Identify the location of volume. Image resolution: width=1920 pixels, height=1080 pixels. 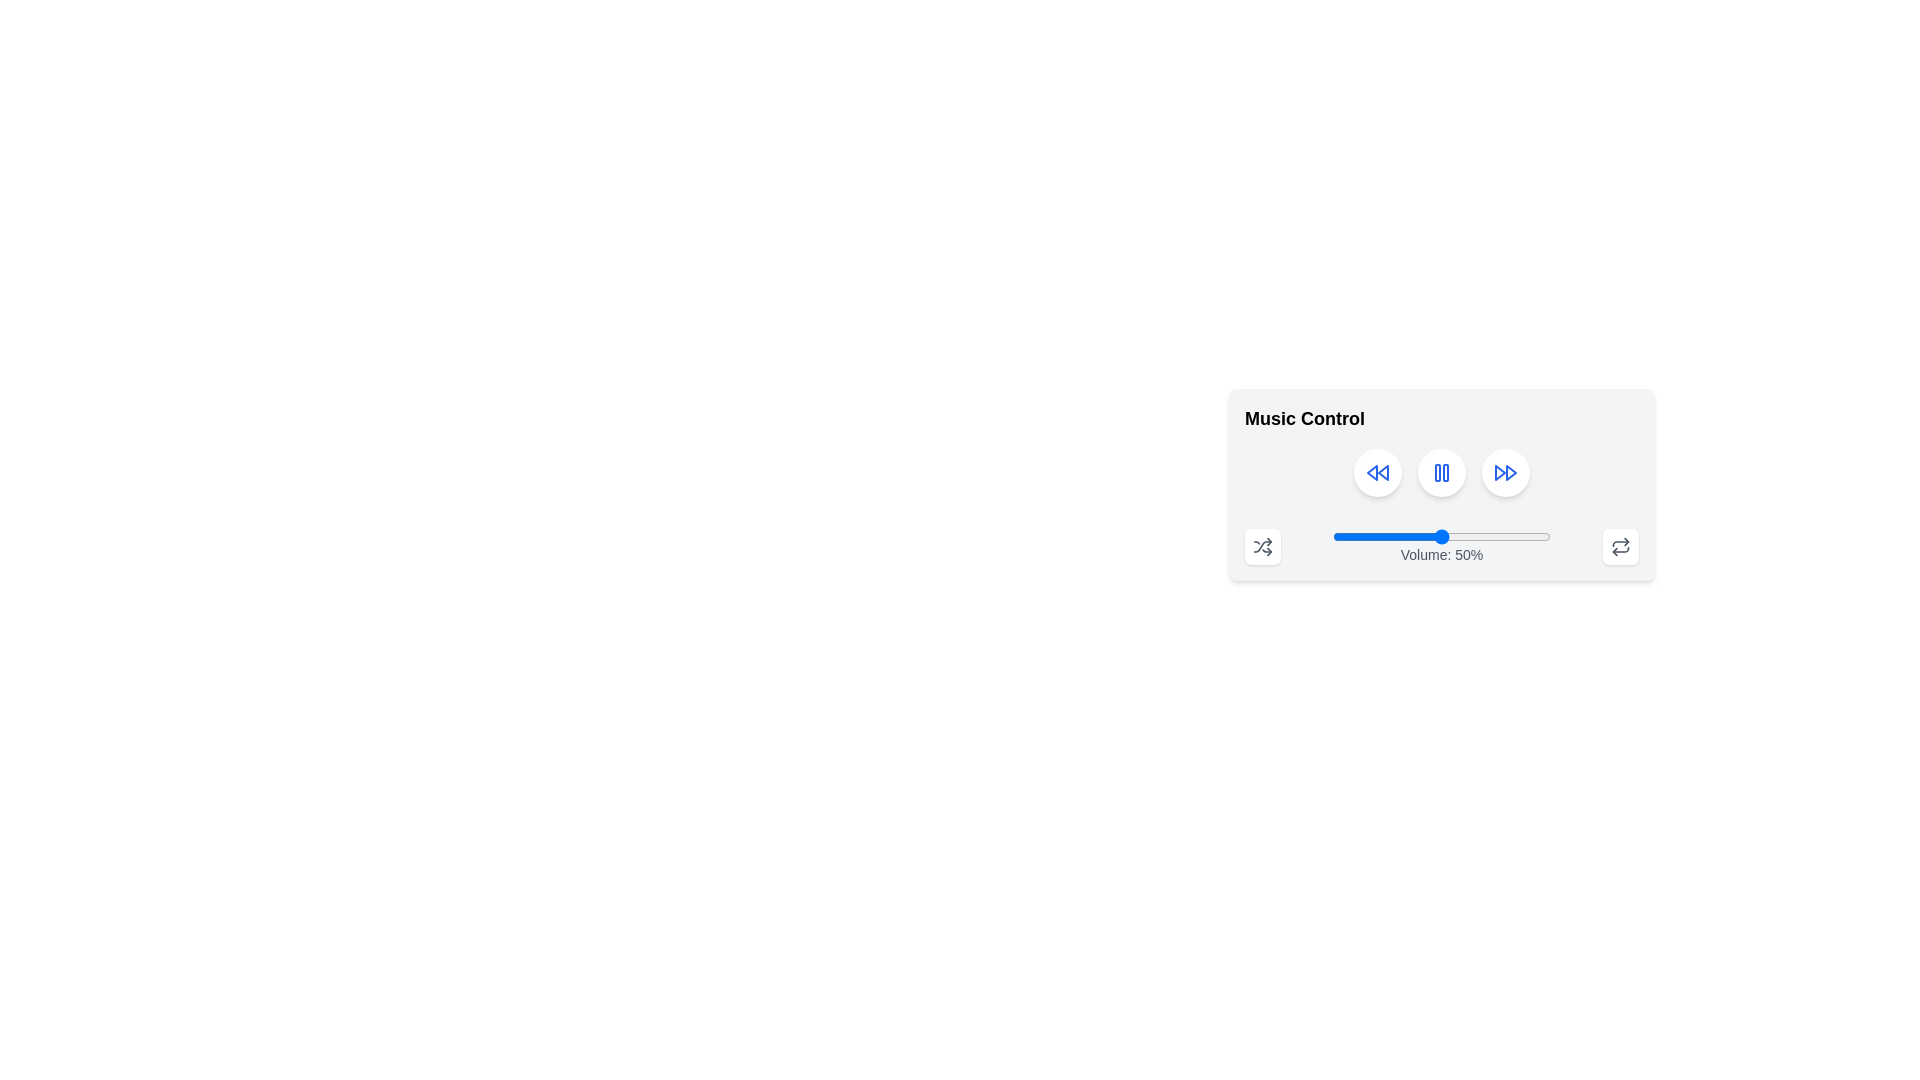
(1367, 535).